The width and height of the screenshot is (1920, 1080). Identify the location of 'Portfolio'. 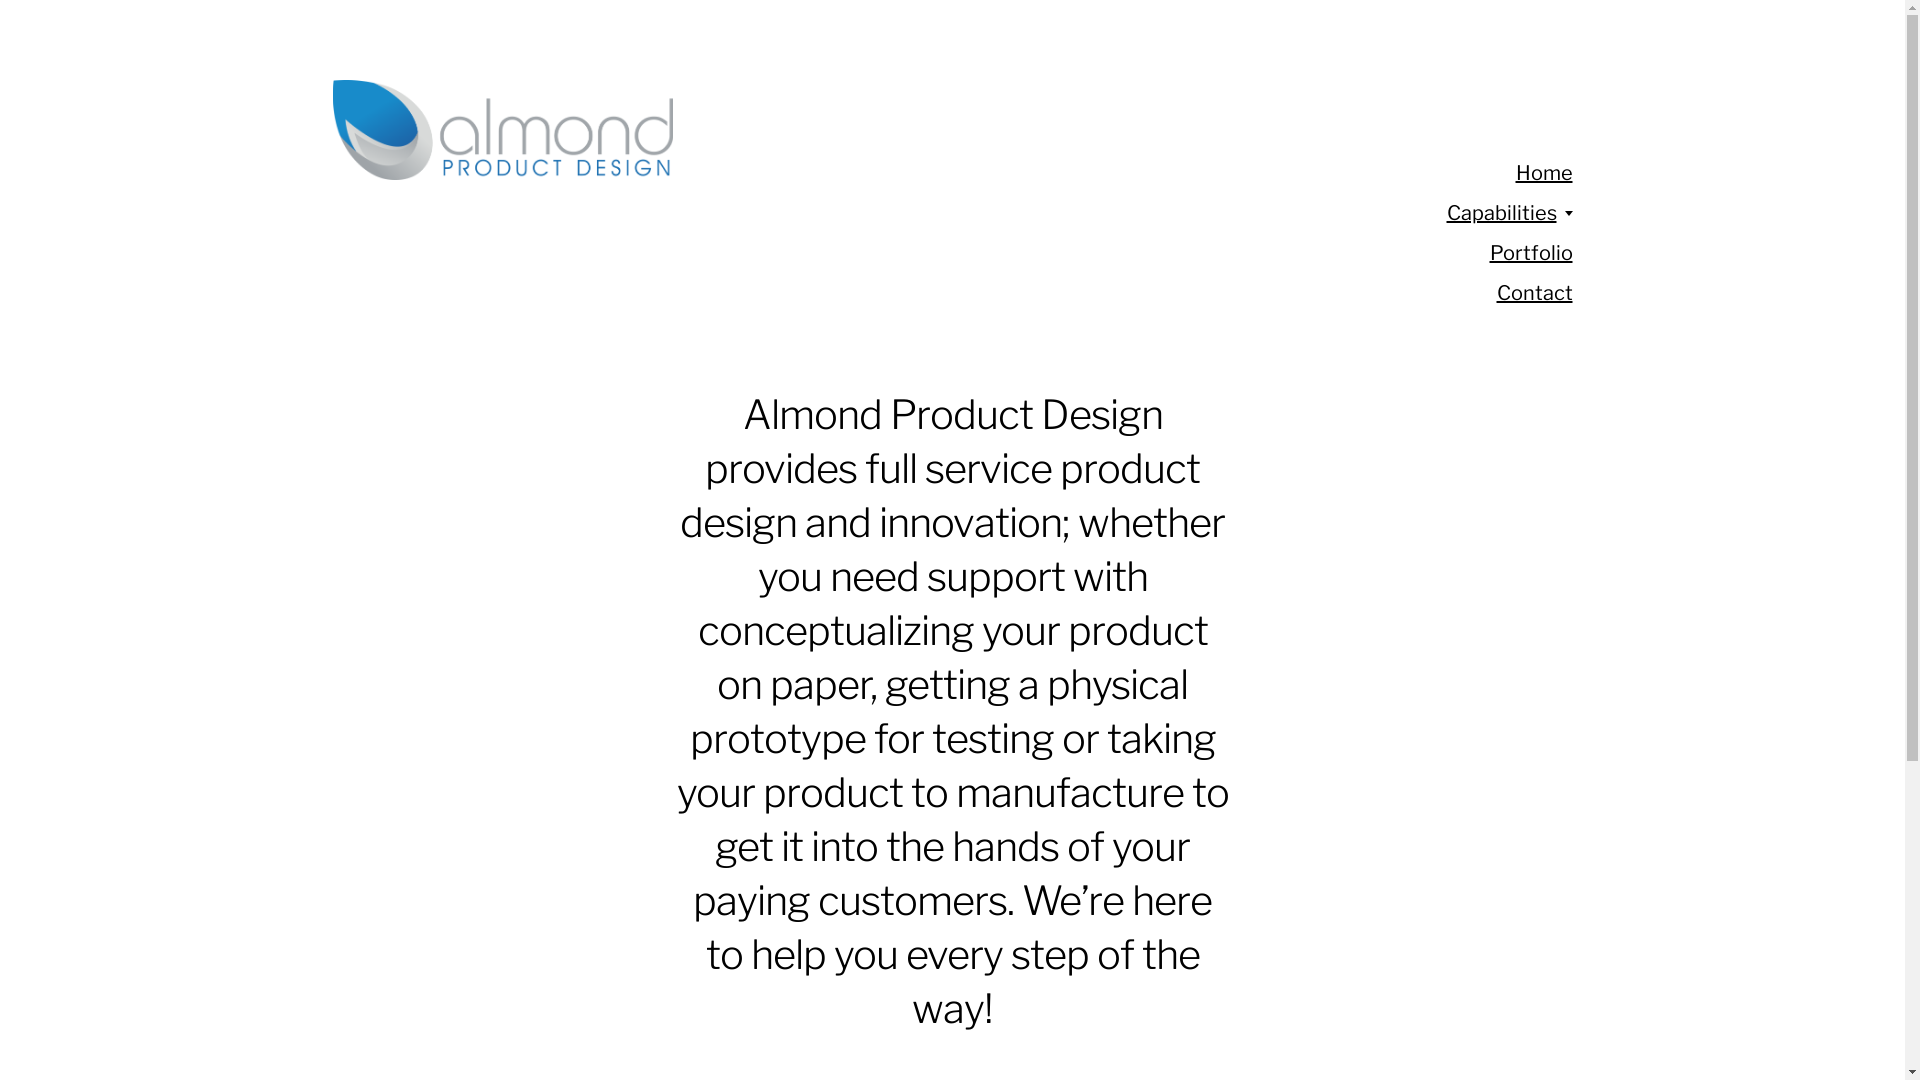
(1530, 252).